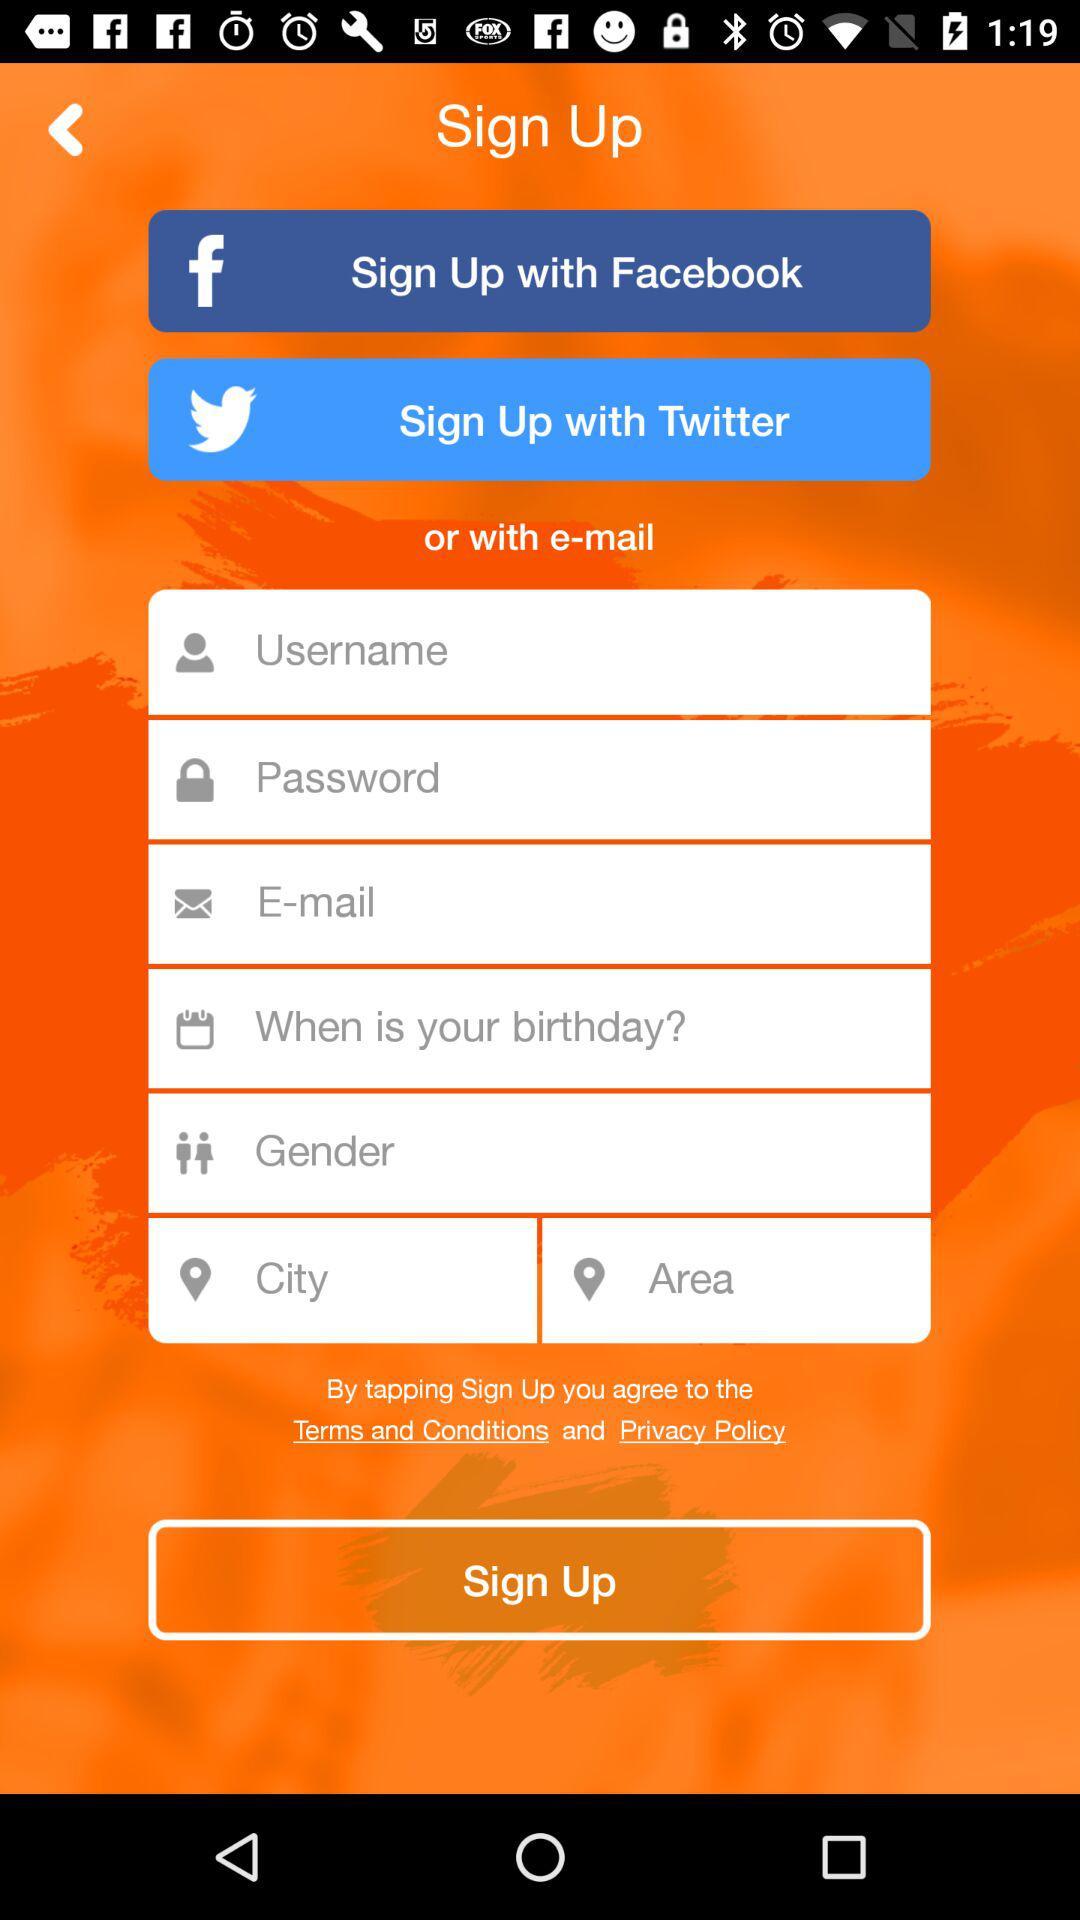  What do you see at coordinates (548, 903) in the screenshot?
I see `email address` at bounding box center [548, 903].